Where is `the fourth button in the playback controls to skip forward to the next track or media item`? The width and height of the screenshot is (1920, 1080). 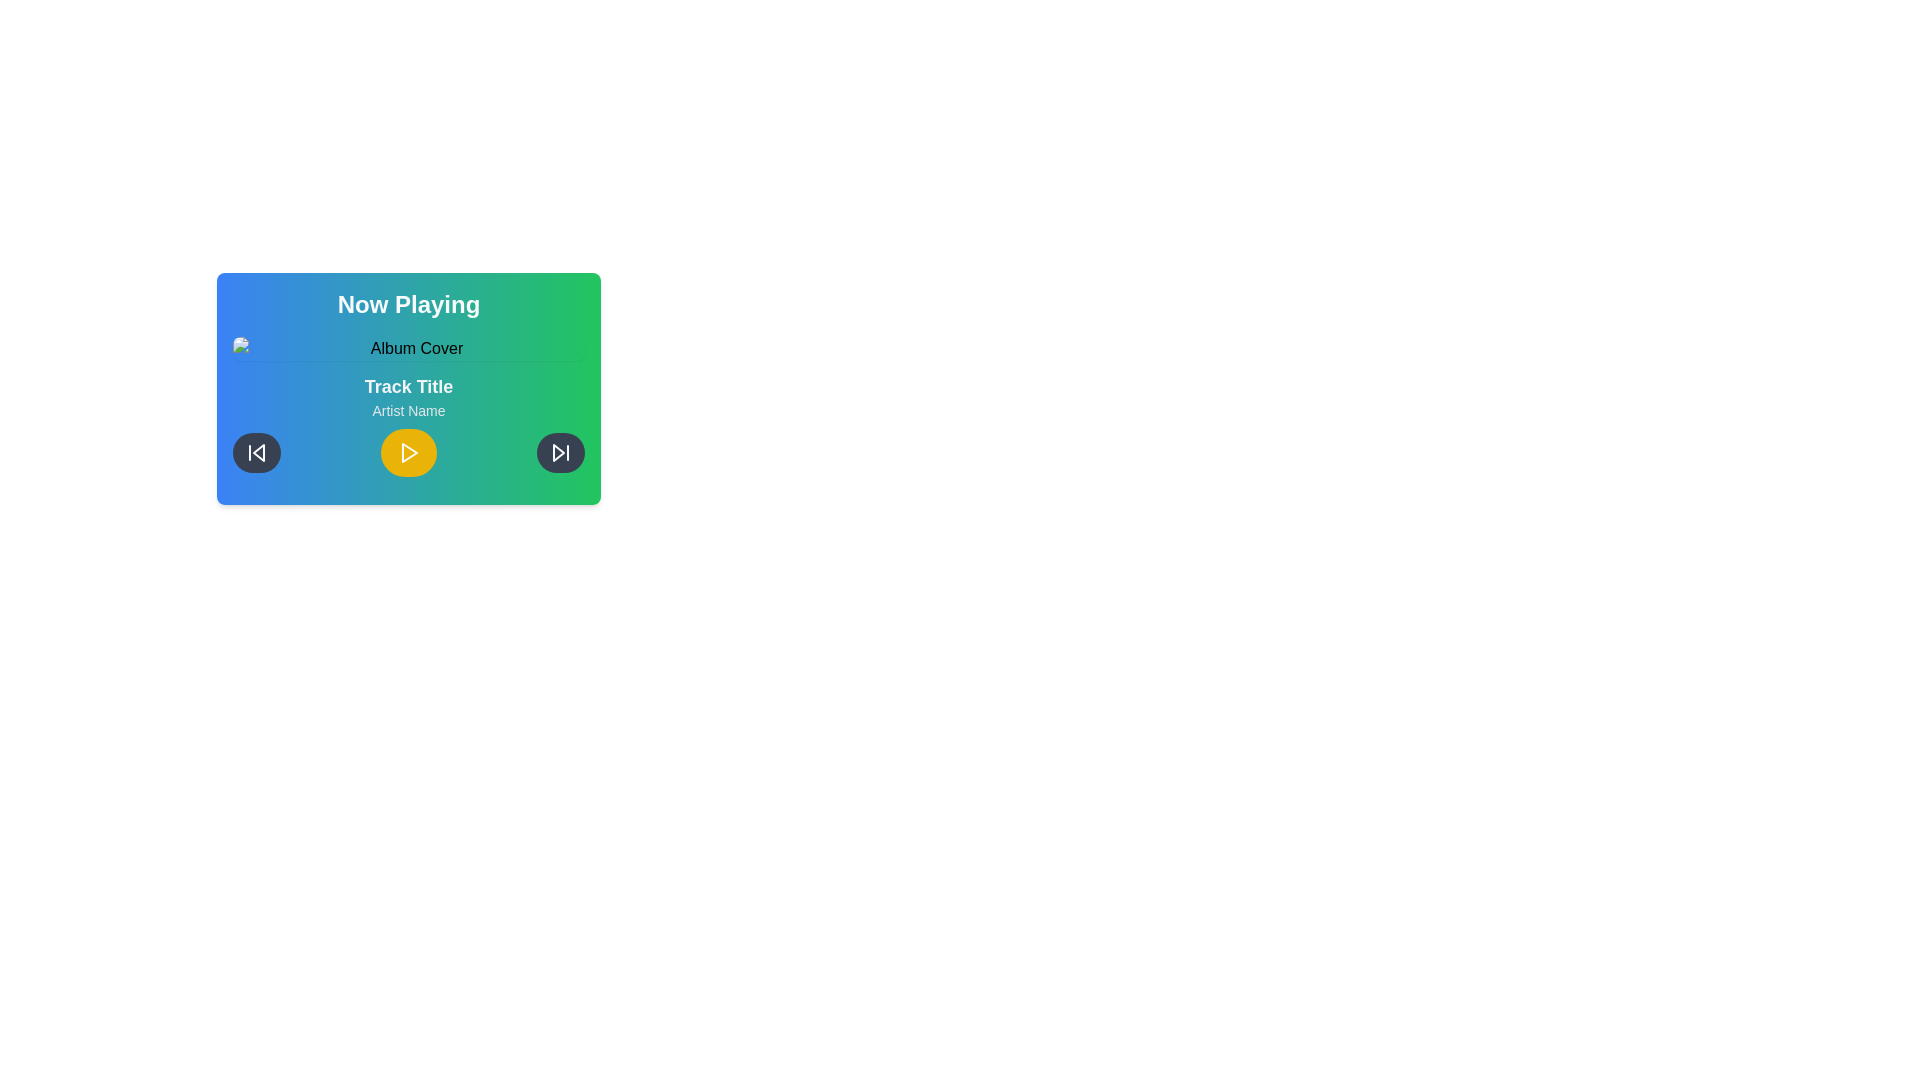 the fourth button in the playback controls to skip forward to the next track or media item is located at coordinates (560, 452).